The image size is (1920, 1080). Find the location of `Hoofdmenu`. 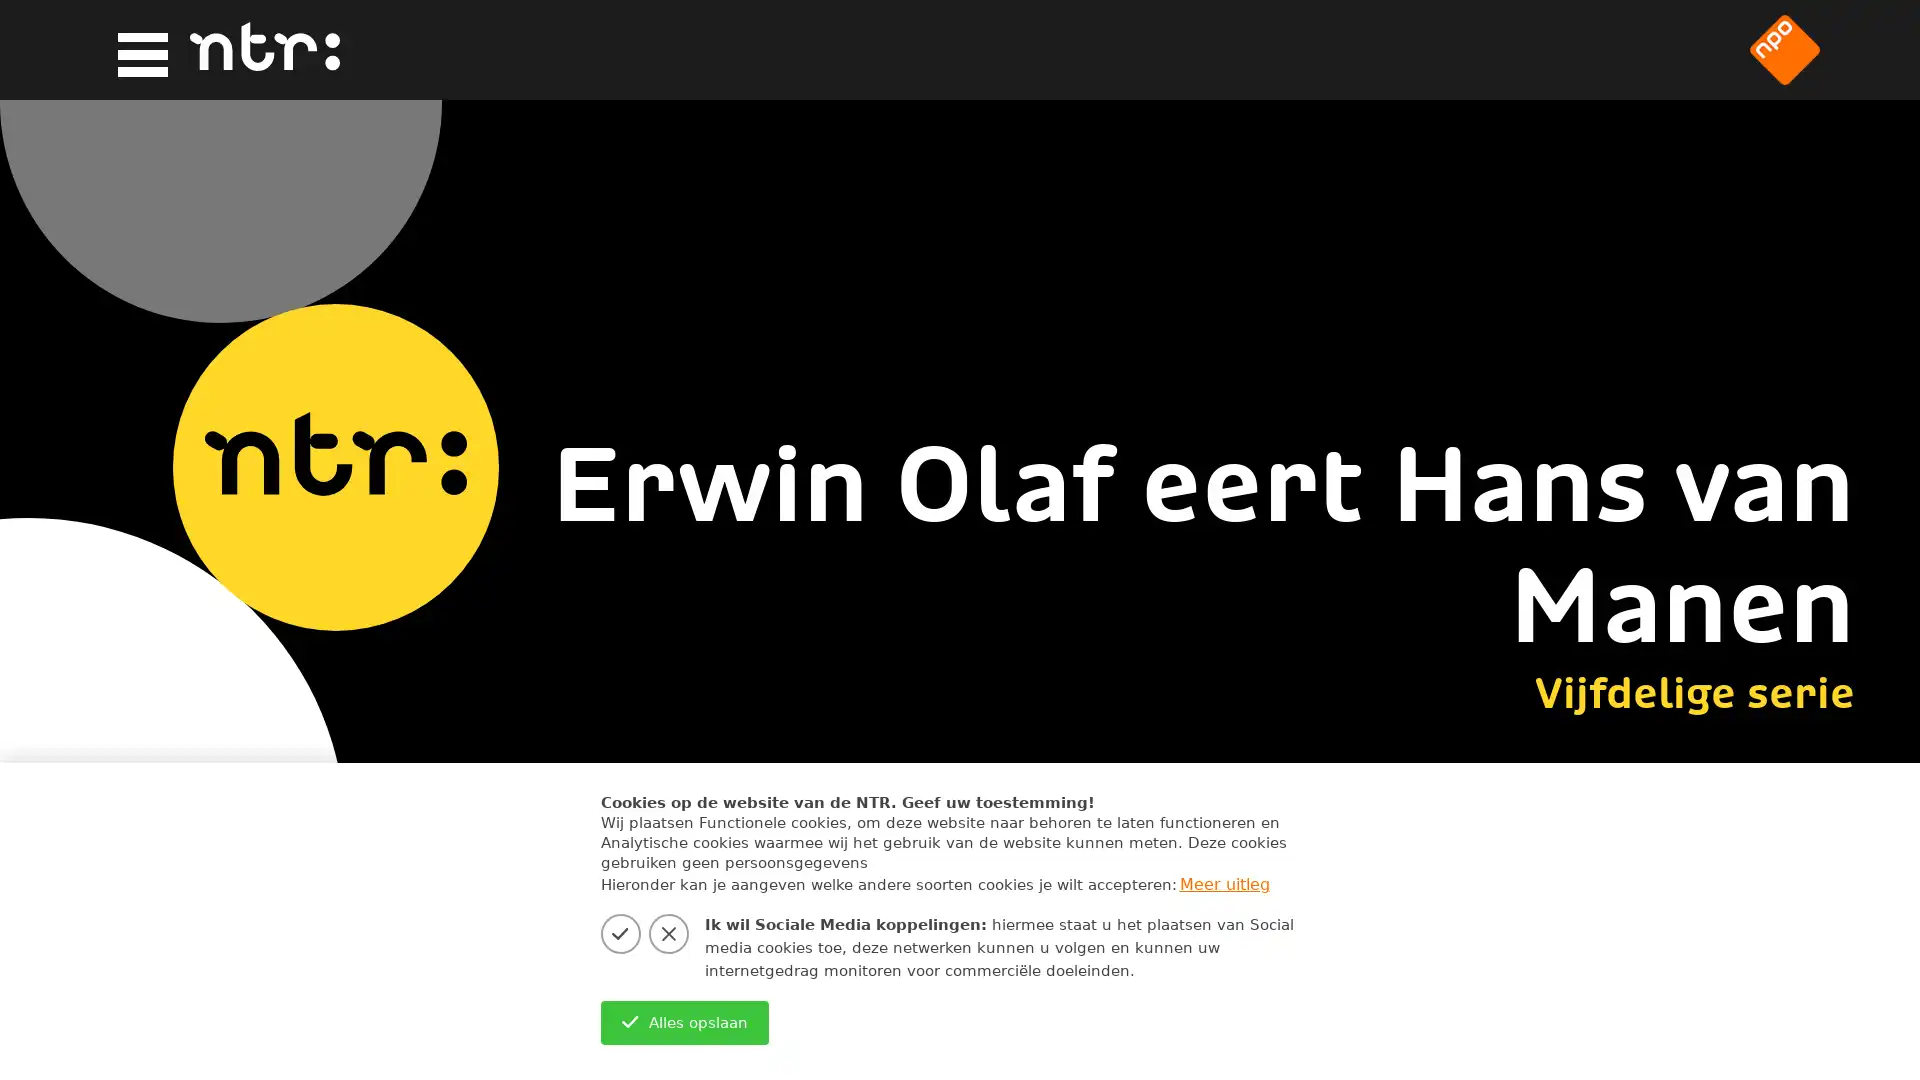

Hoofdmenu is located at coordinates (136, 50).